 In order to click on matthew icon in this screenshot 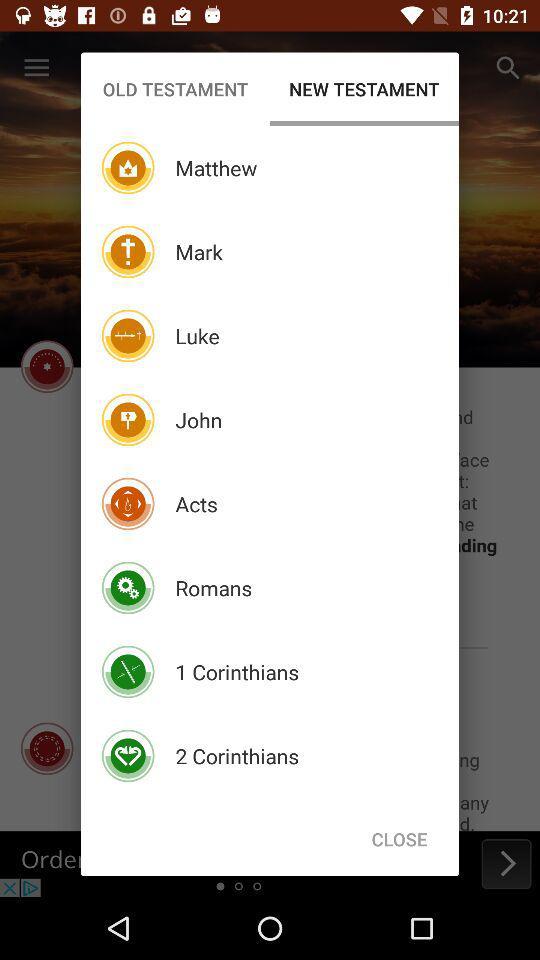, I will do `click(215, 167)`.